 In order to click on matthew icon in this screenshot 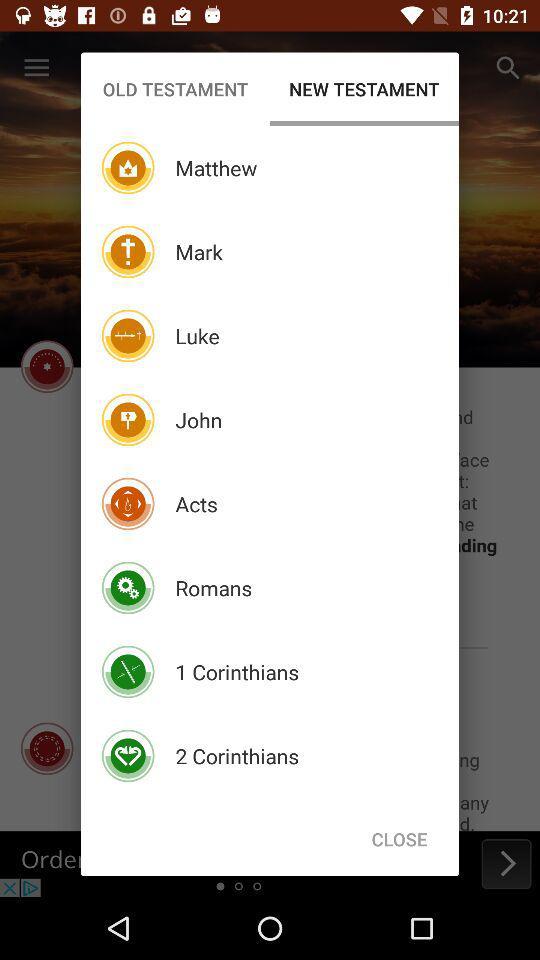, I will do `click(215, 167)`.